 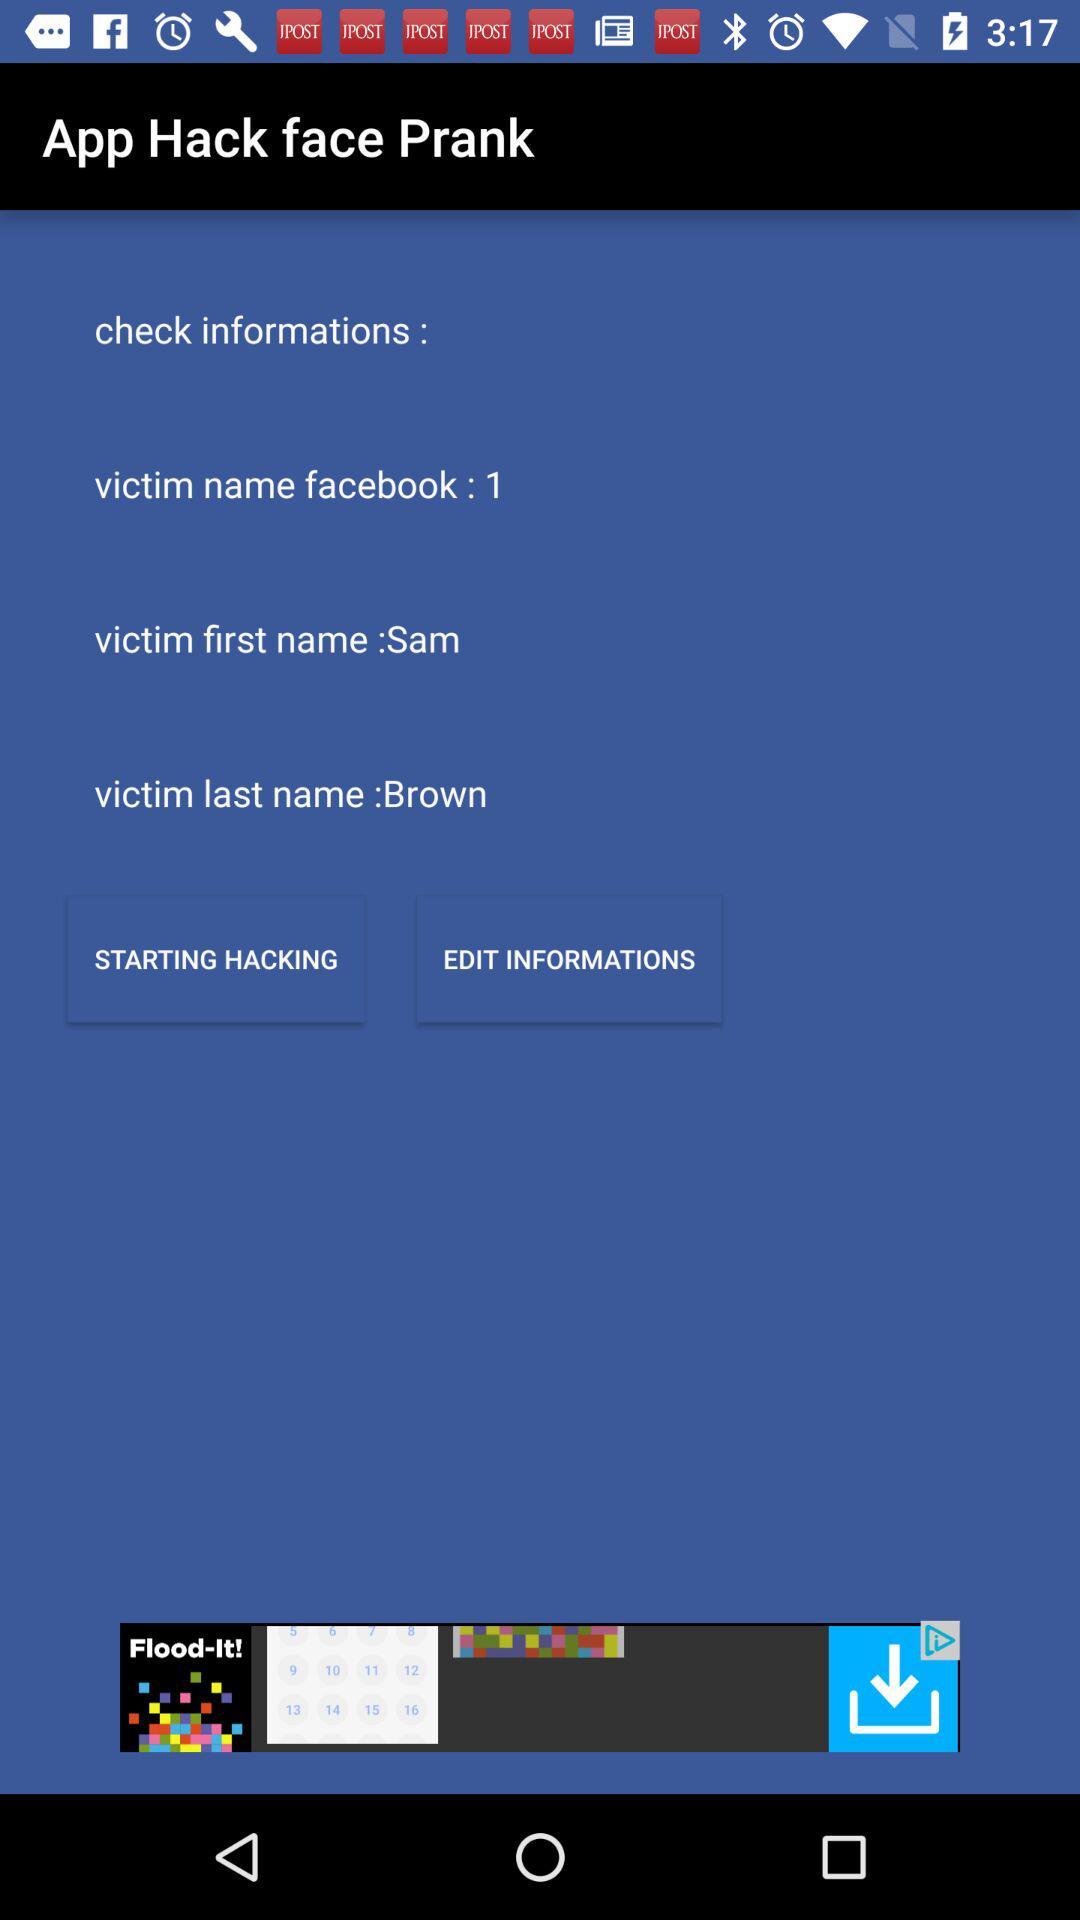 What do you see at coordinates (540, 1685) in the screenshot?
I see `advertisement` at bounding box center [540, 1685].